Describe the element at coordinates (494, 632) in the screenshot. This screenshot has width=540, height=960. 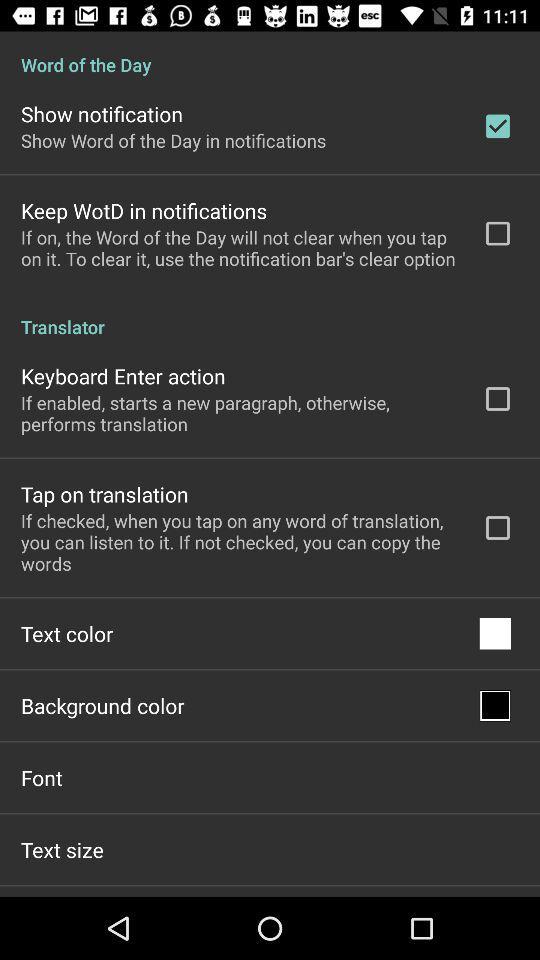
I see `app next to the text color item` at that location.